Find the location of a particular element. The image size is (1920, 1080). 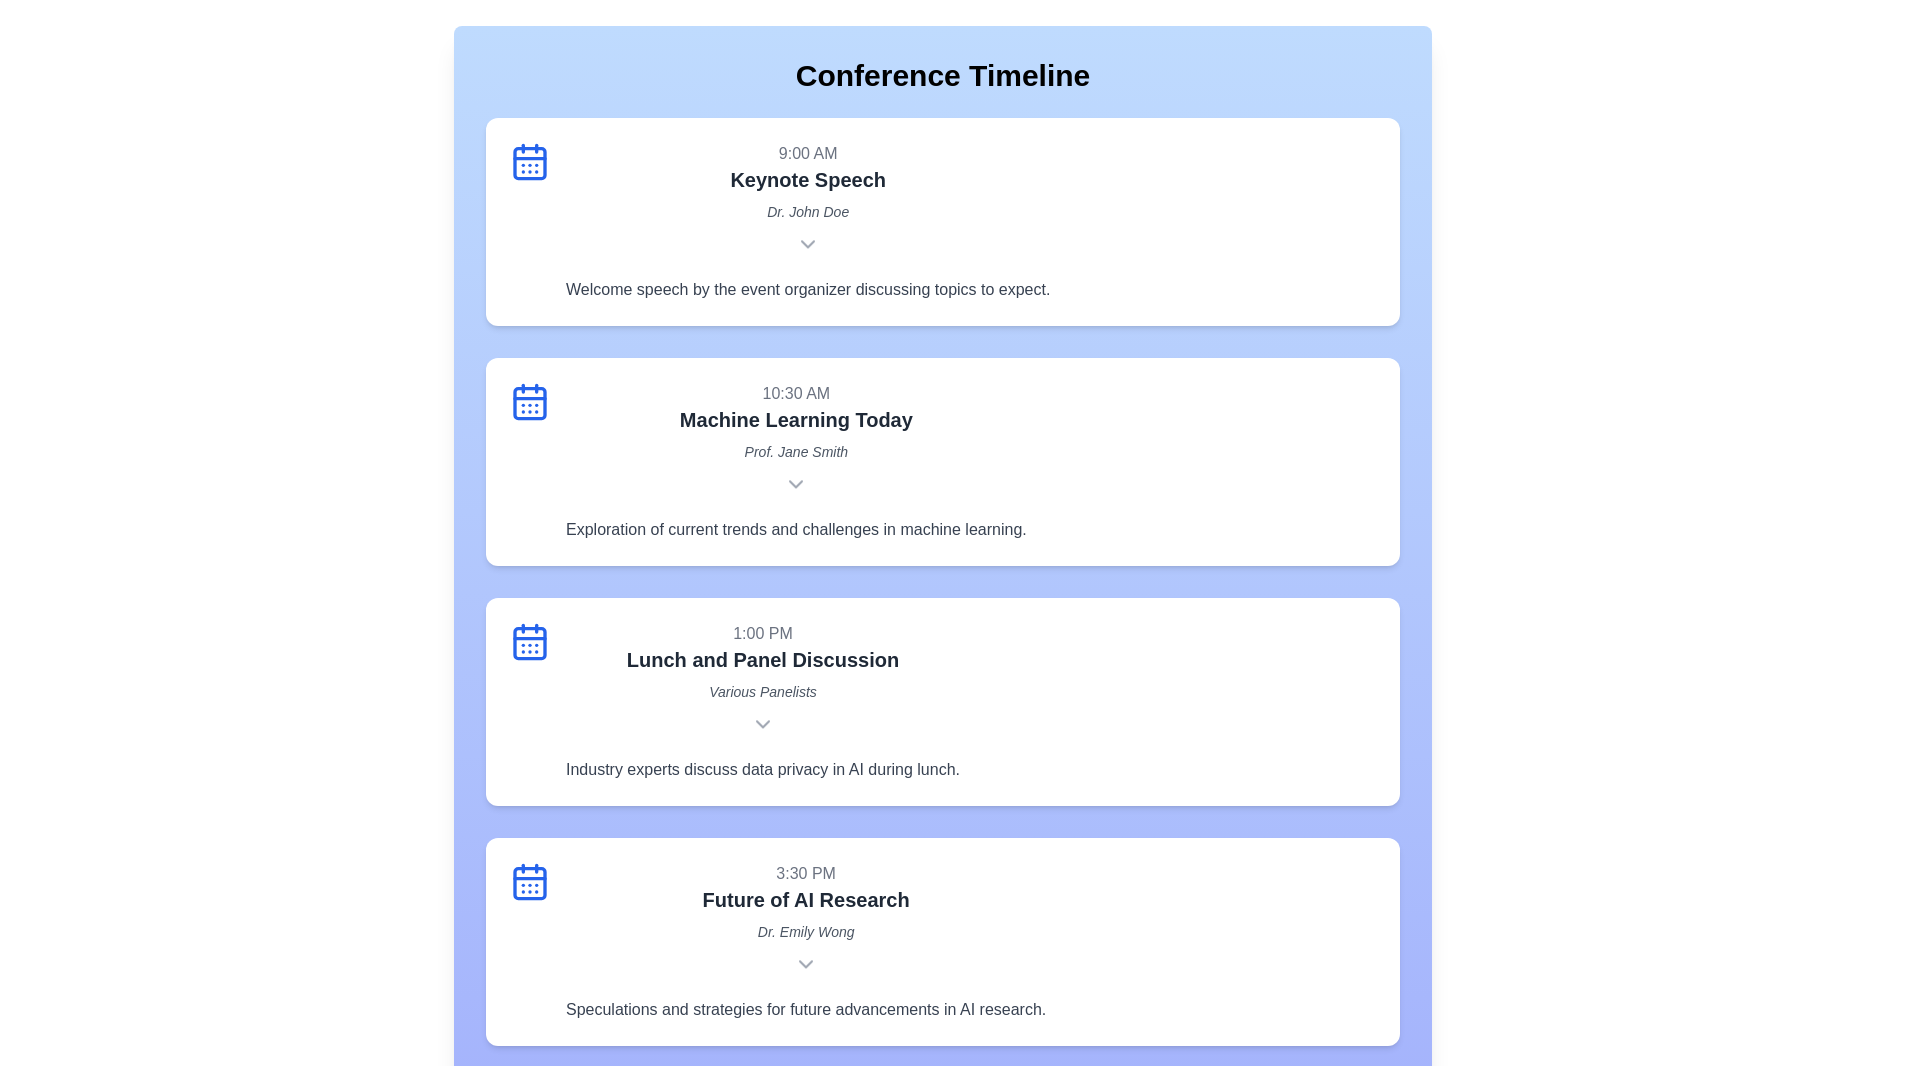

the small rectangular shape with rounded corners, styled in blue, that is part of the calendar icon located in the top-left corner of the white card for the 'Lunch and Panel Discussion' event is located at coordinates (529, 643).